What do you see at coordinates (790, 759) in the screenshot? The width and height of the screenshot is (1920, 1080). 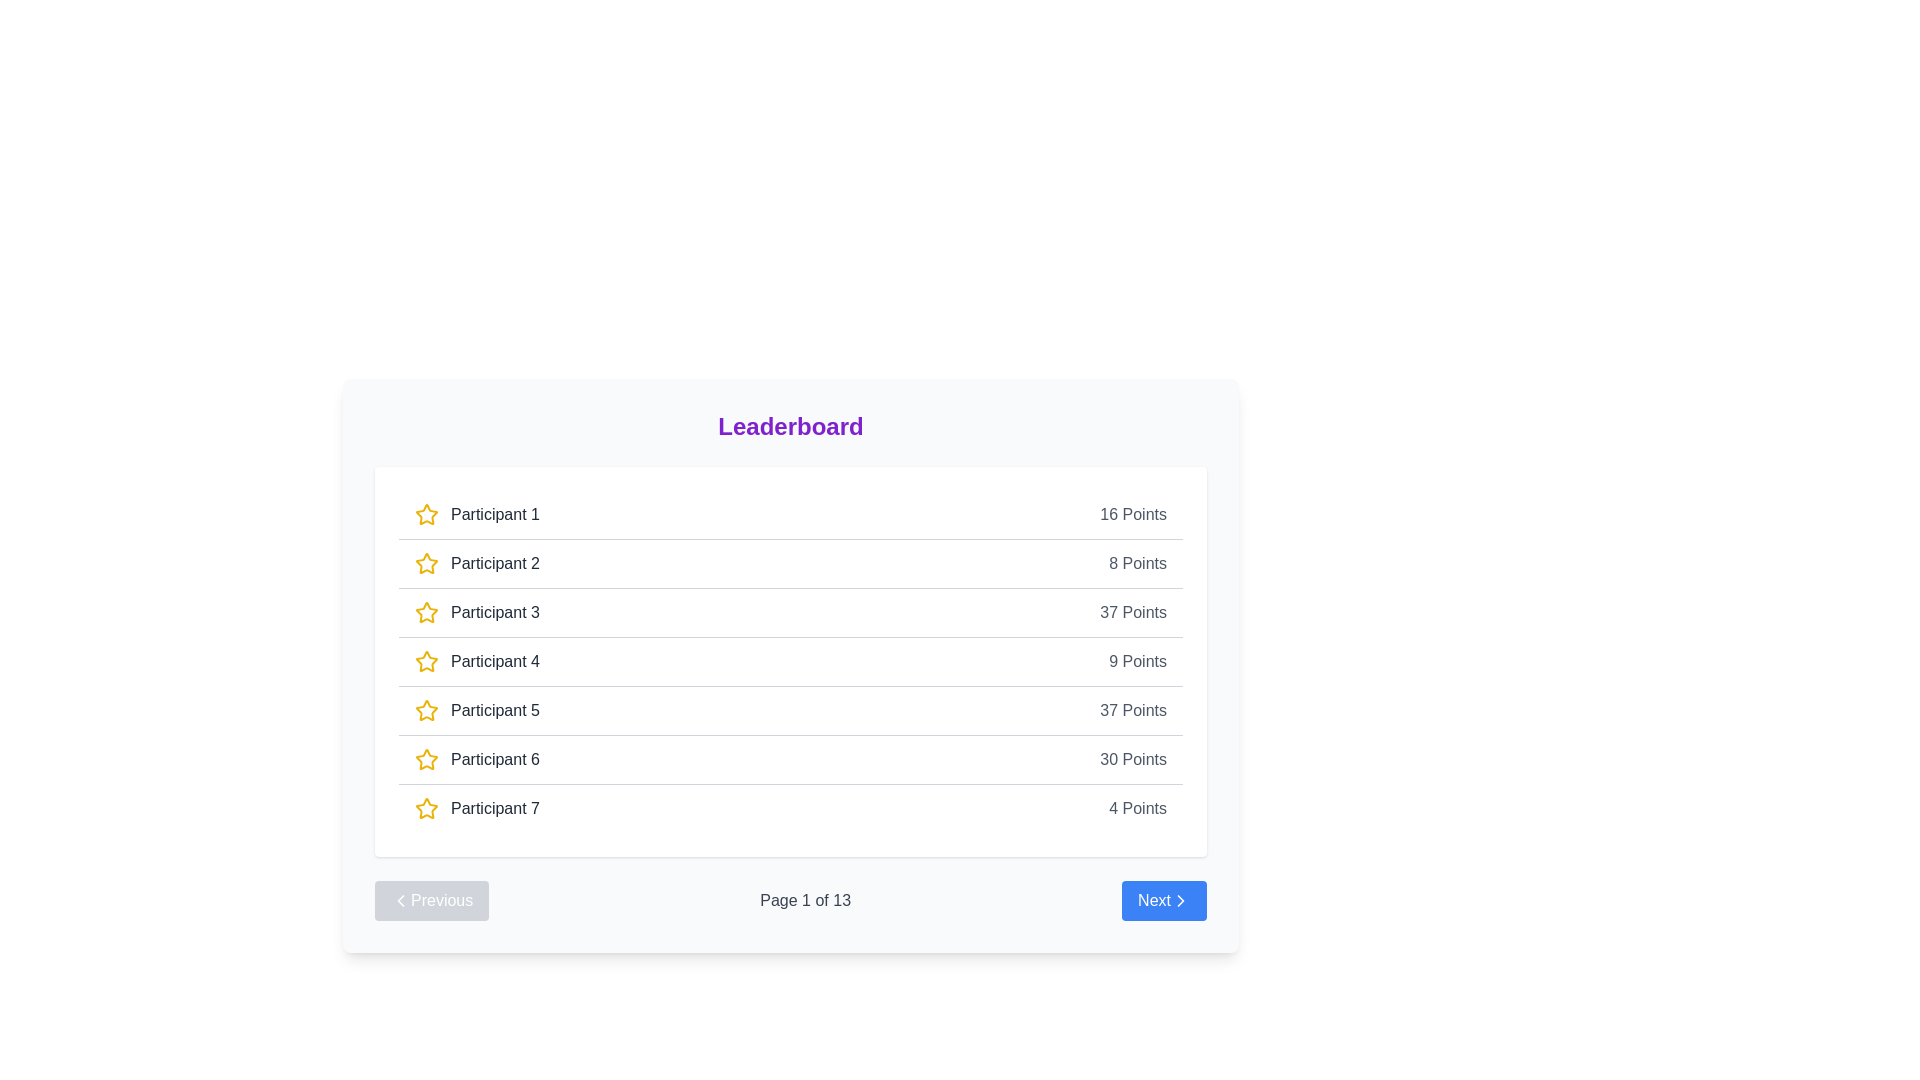 I see `name and points of the participant displayed in the sixth item of the leaderboard, located between 'Participant 5' and 'Participant 7'` at bounding box center [790, 759].